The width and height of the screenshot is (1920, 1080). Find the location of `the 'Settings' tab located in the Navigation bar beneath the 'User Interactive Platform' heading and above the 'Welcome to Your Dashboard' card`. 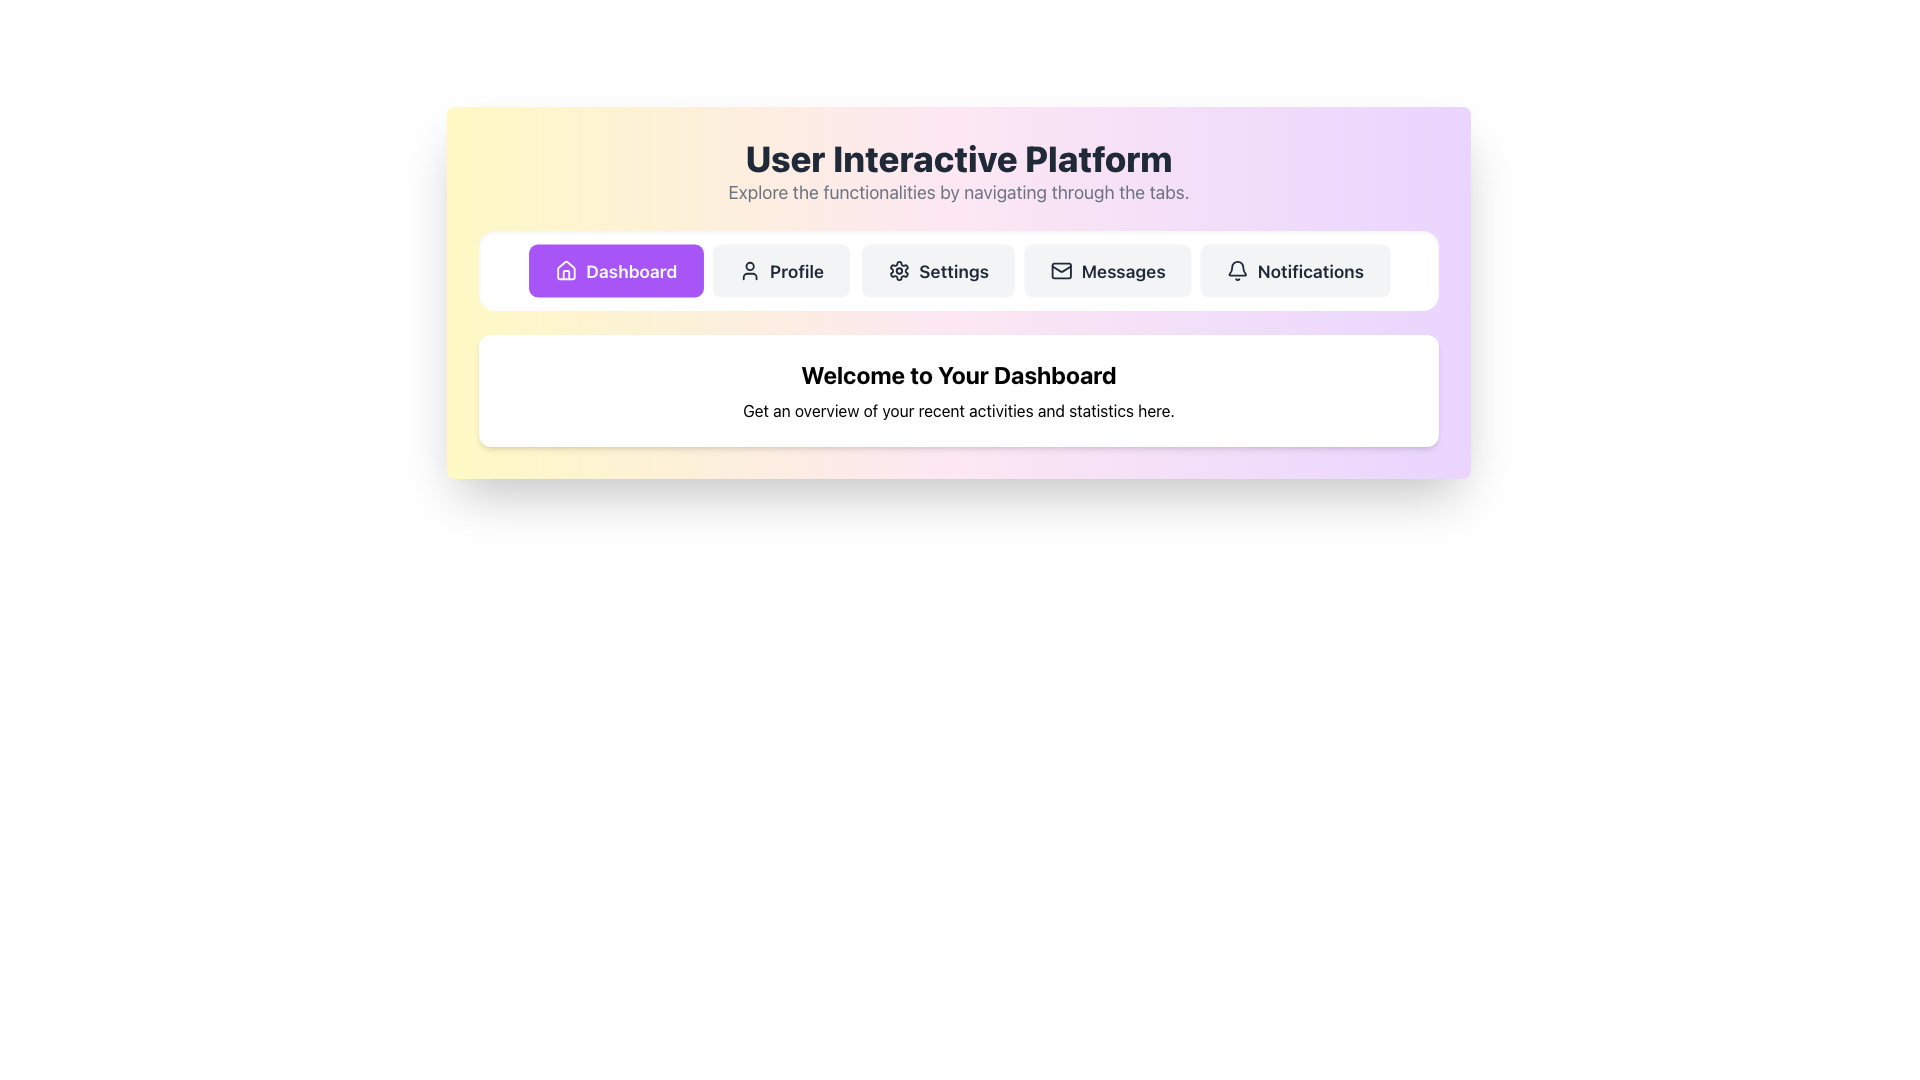

the 'Settings' tab located in the Navigation bar beneath the 'User Interactive Platform' heading and above the 'Welcome to Your Dashboard' card is located at coordinates (958, 270).